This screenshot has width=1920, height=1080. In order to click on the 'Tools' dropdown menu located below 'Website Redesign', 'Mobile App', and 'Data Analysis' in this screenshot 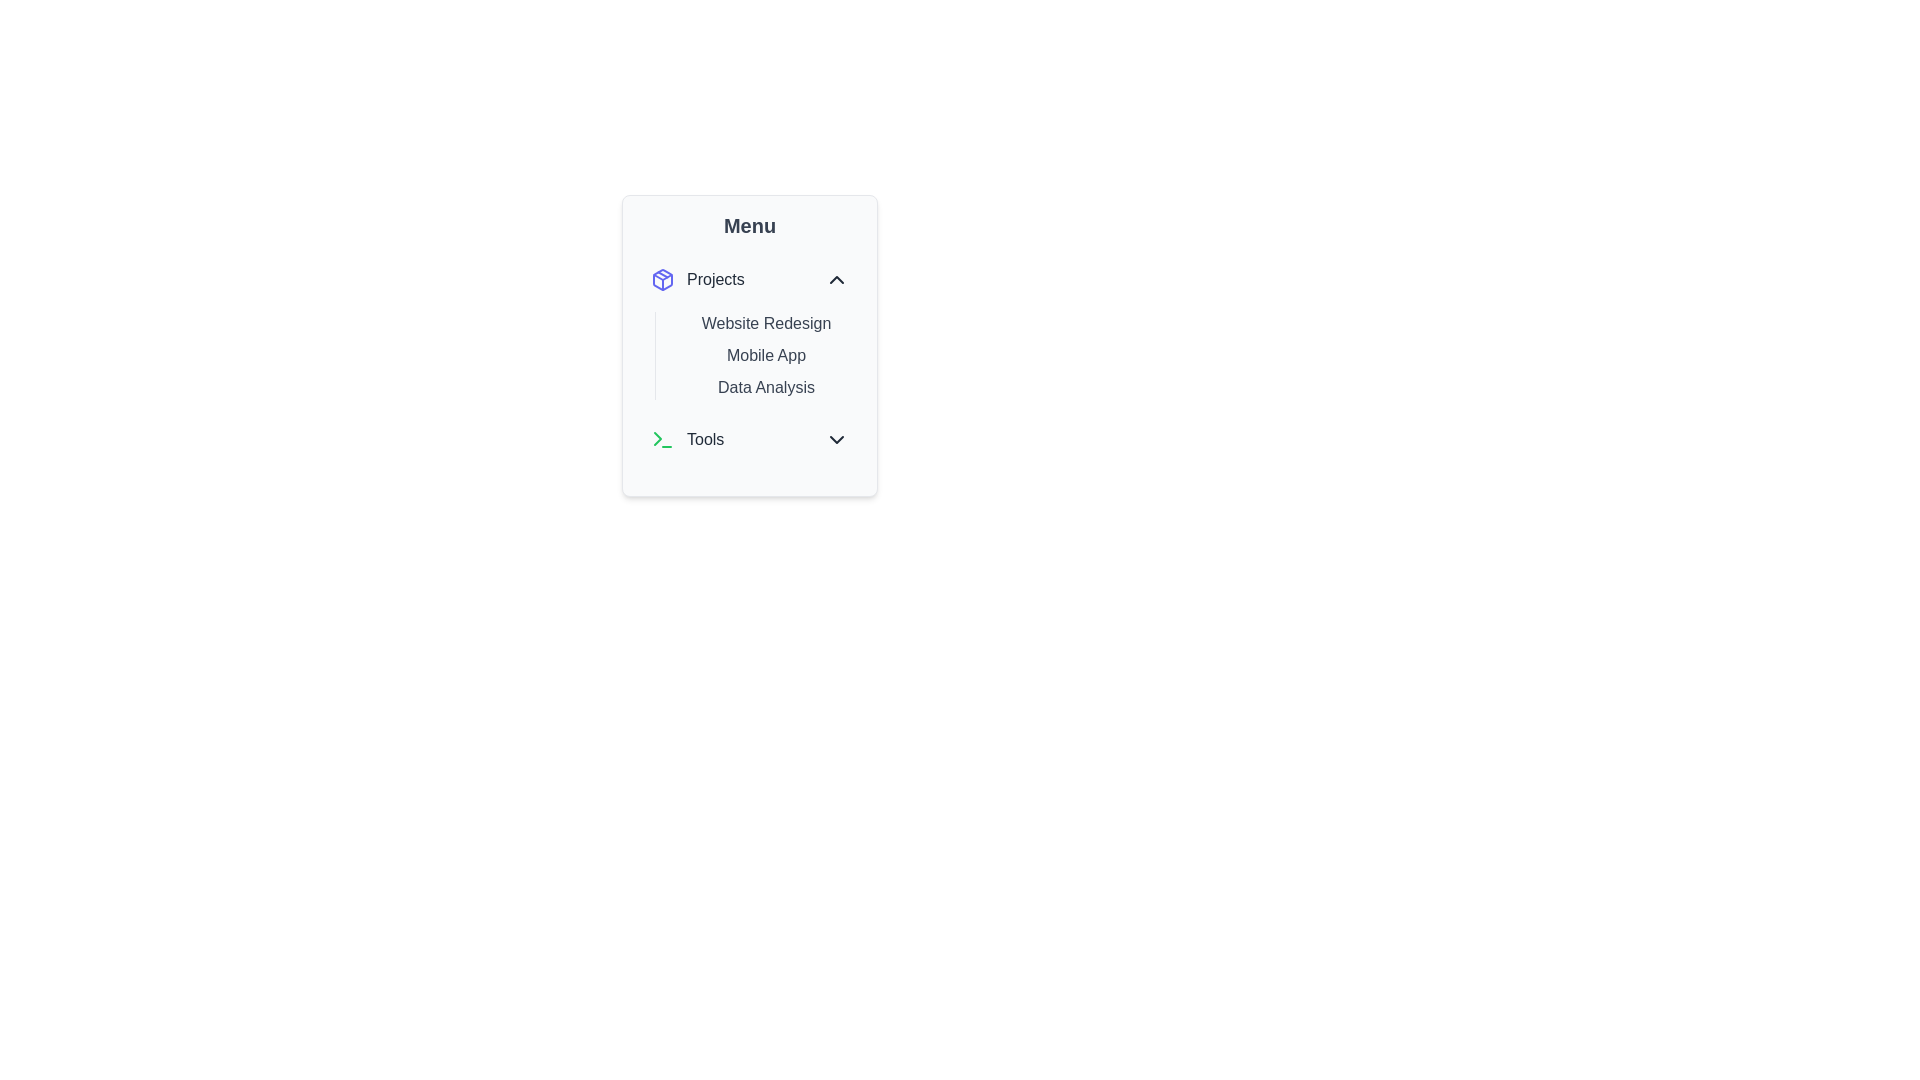, I will do `click(748, 438)`.